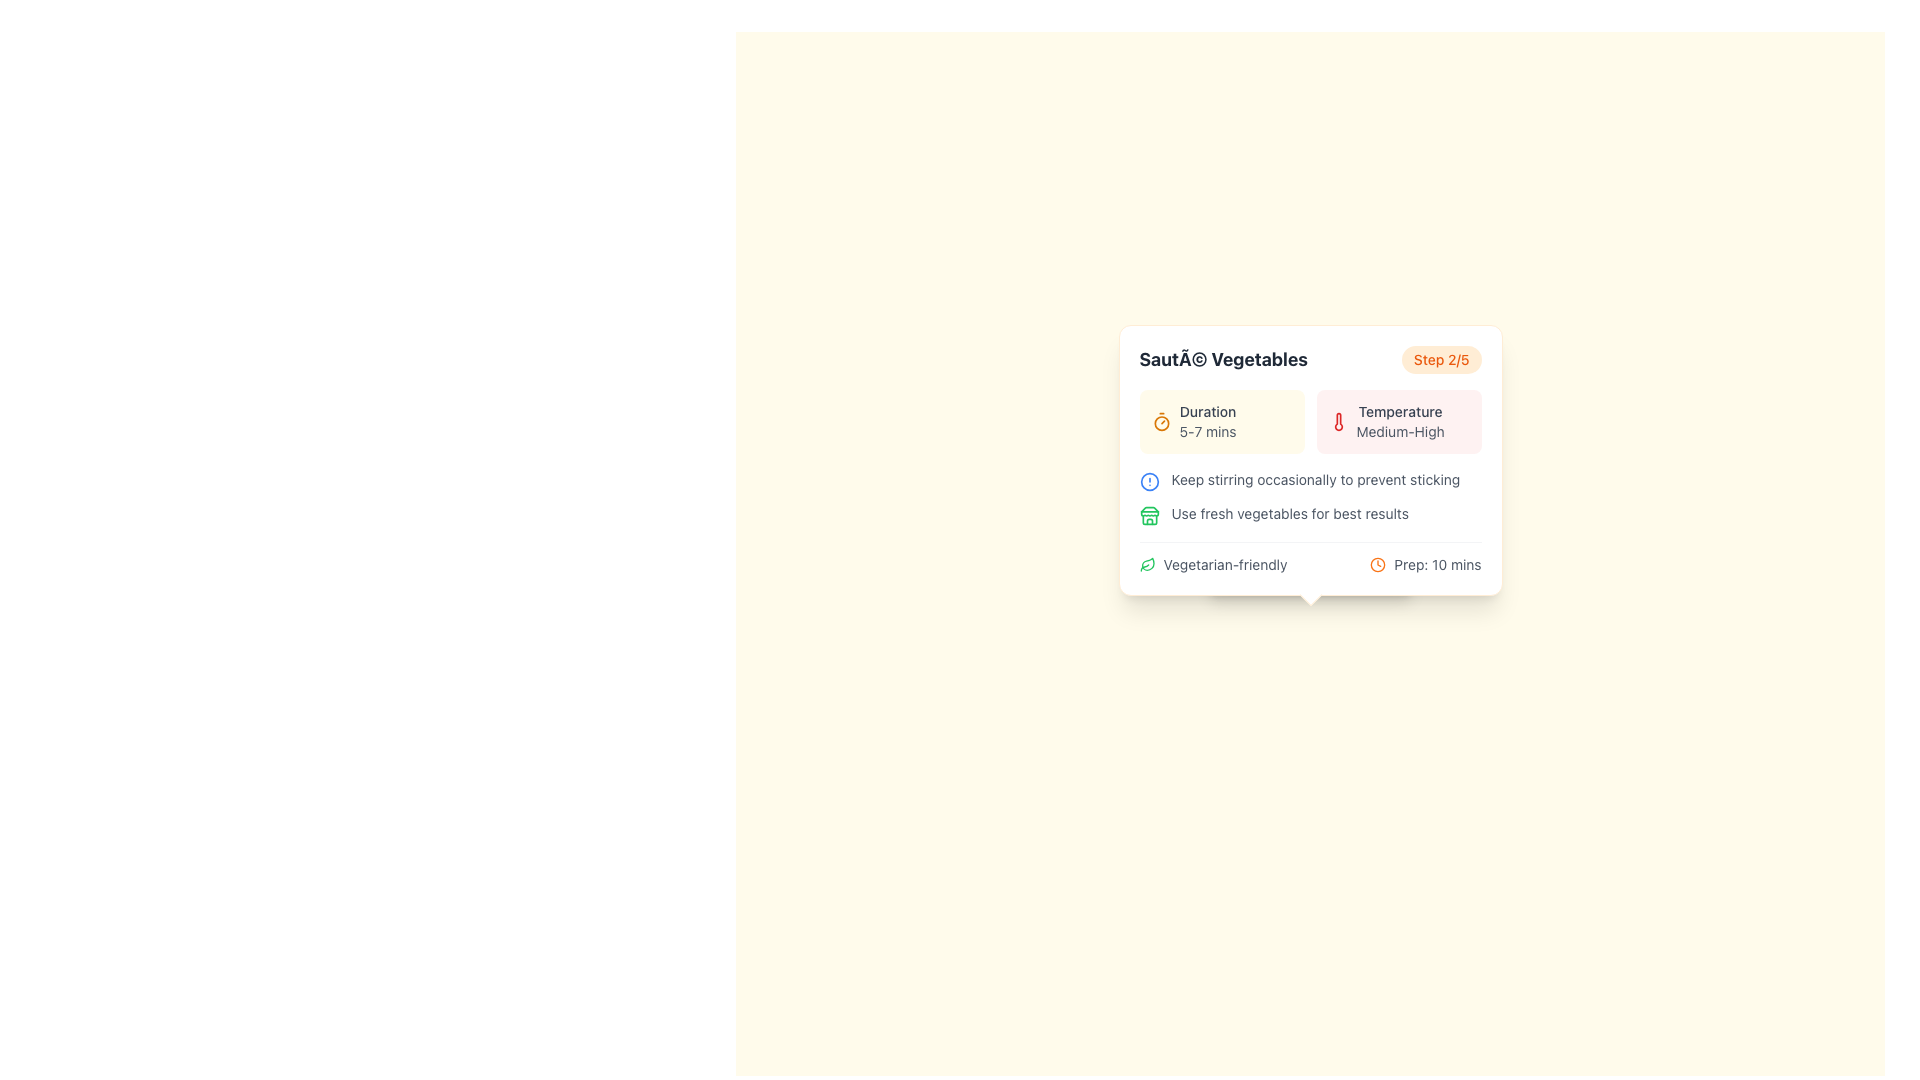 The image size is (1920, 1080). Describe the element at coordinates (1399, 431) in the screenshot. I see `text from the text label displaying 'Medium-High', which is located in the upper-right section of the information box, directly below the 'Temperature' label` at that location.